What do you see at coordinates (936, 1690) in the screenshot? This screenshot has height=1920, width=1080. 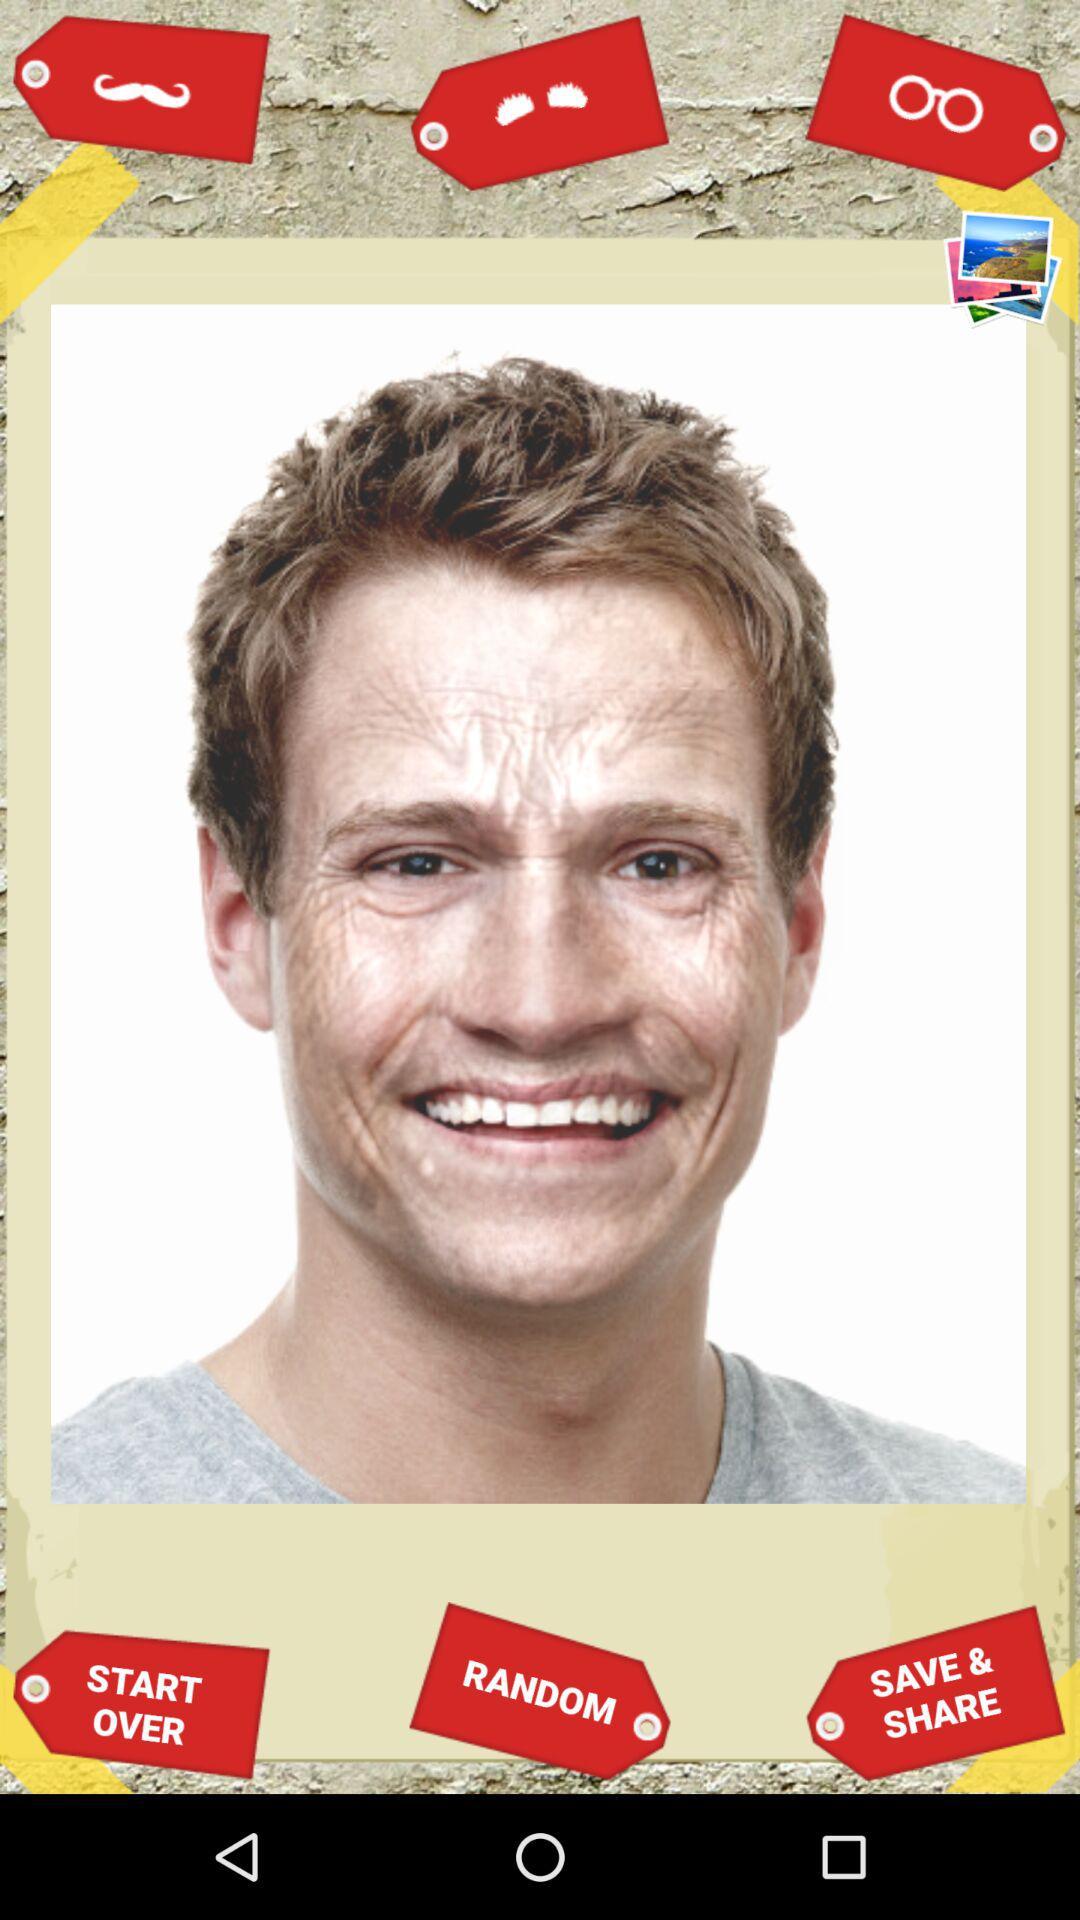 I see `item to the right of the random` at bounding box center [936, 1690].